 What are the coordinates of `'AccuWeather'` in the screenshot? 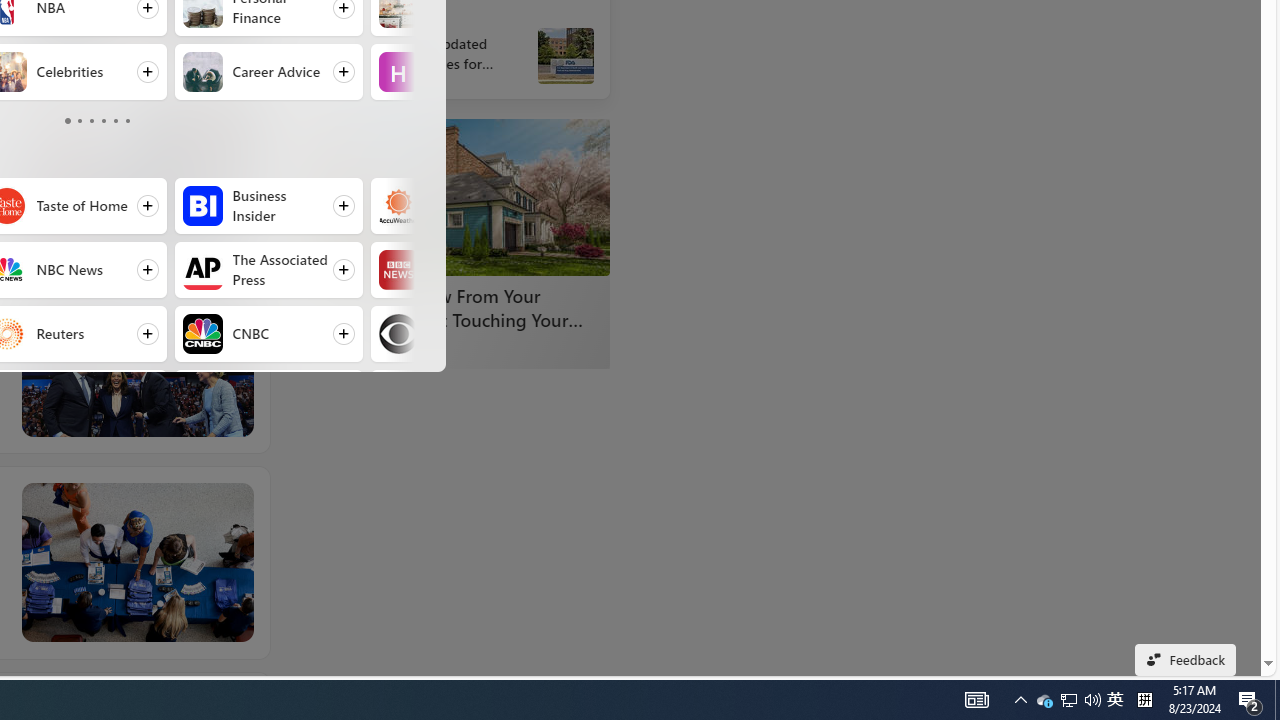 It's located at (398, 205).